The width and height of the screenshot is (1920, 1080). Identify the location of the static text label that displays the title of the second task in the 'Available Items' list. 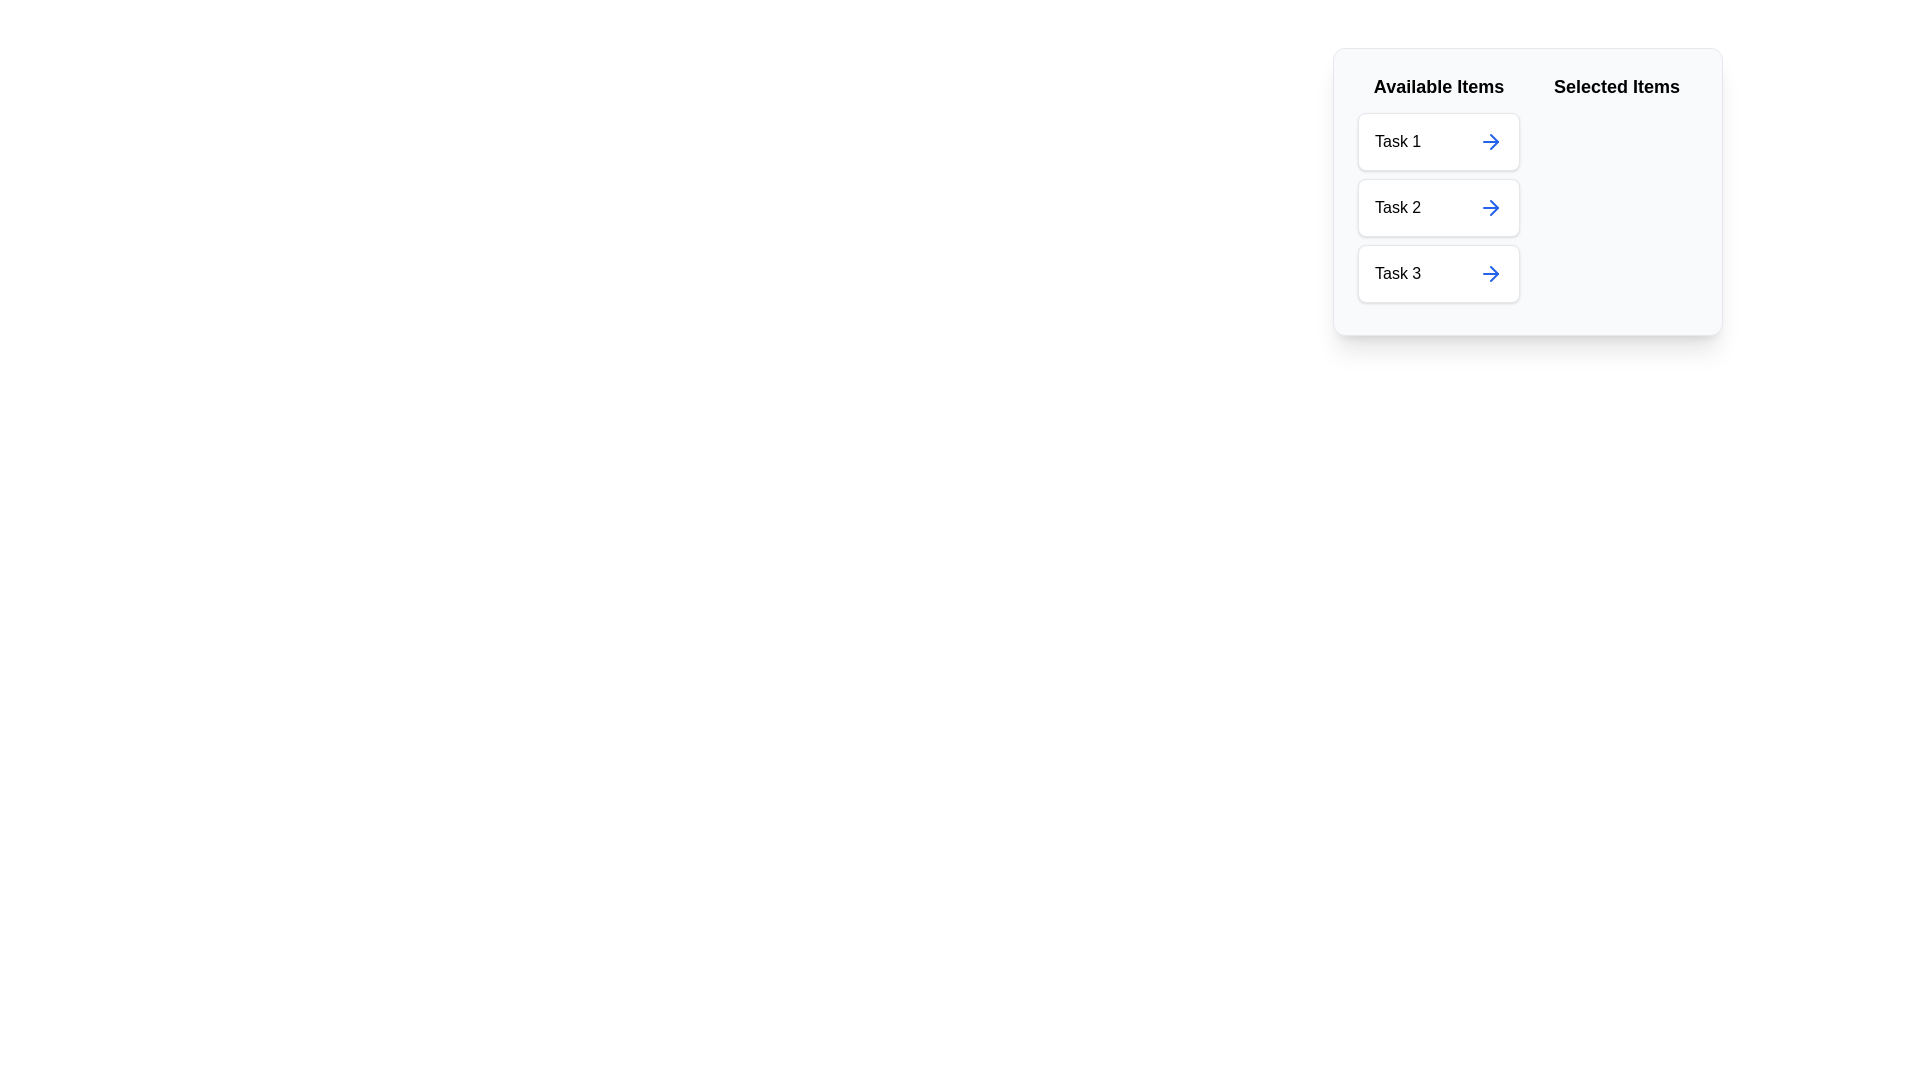
(1397, 208).